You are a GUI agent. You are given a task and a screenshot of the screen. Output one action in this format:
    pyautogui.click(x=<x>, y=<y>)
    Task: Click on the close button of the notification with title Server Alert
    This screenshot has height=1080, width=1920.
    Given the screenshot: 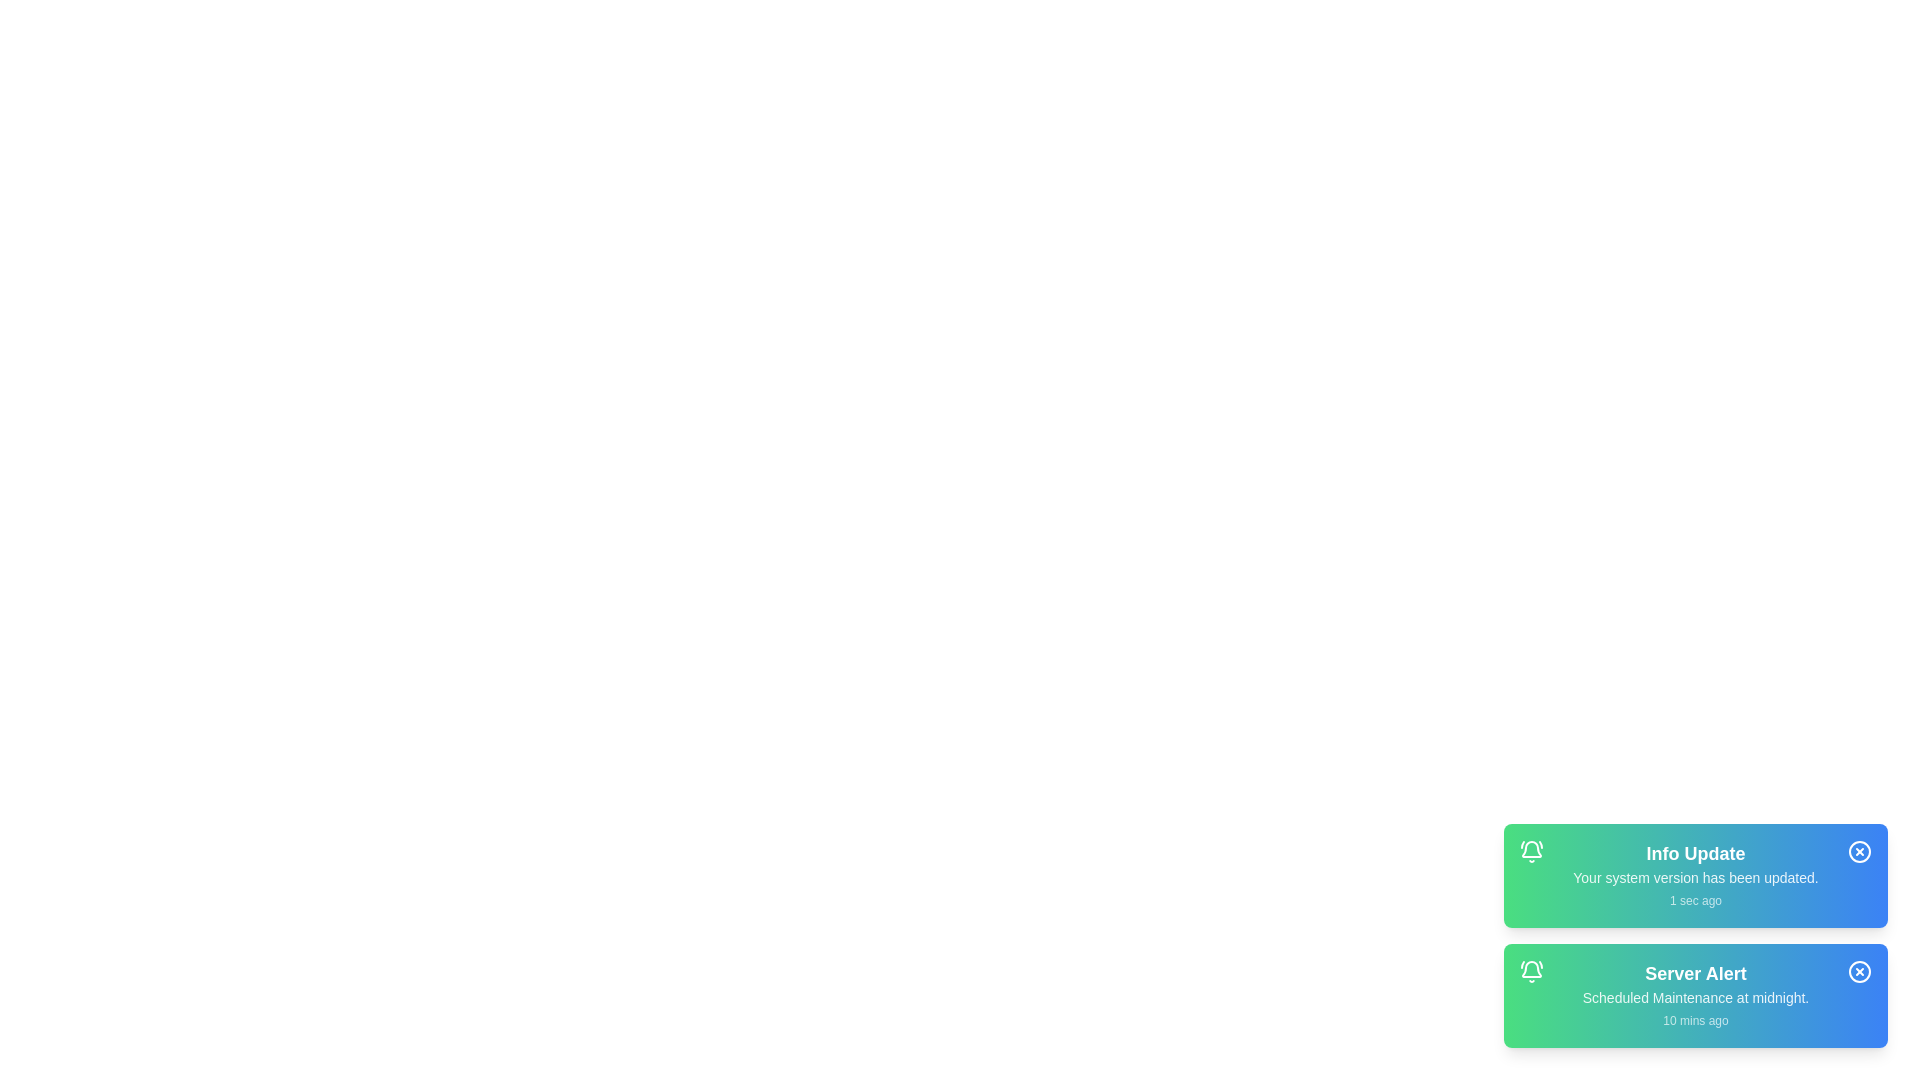 What is the action you would take?
    pyautogui.click(x=1859, y=971)
    